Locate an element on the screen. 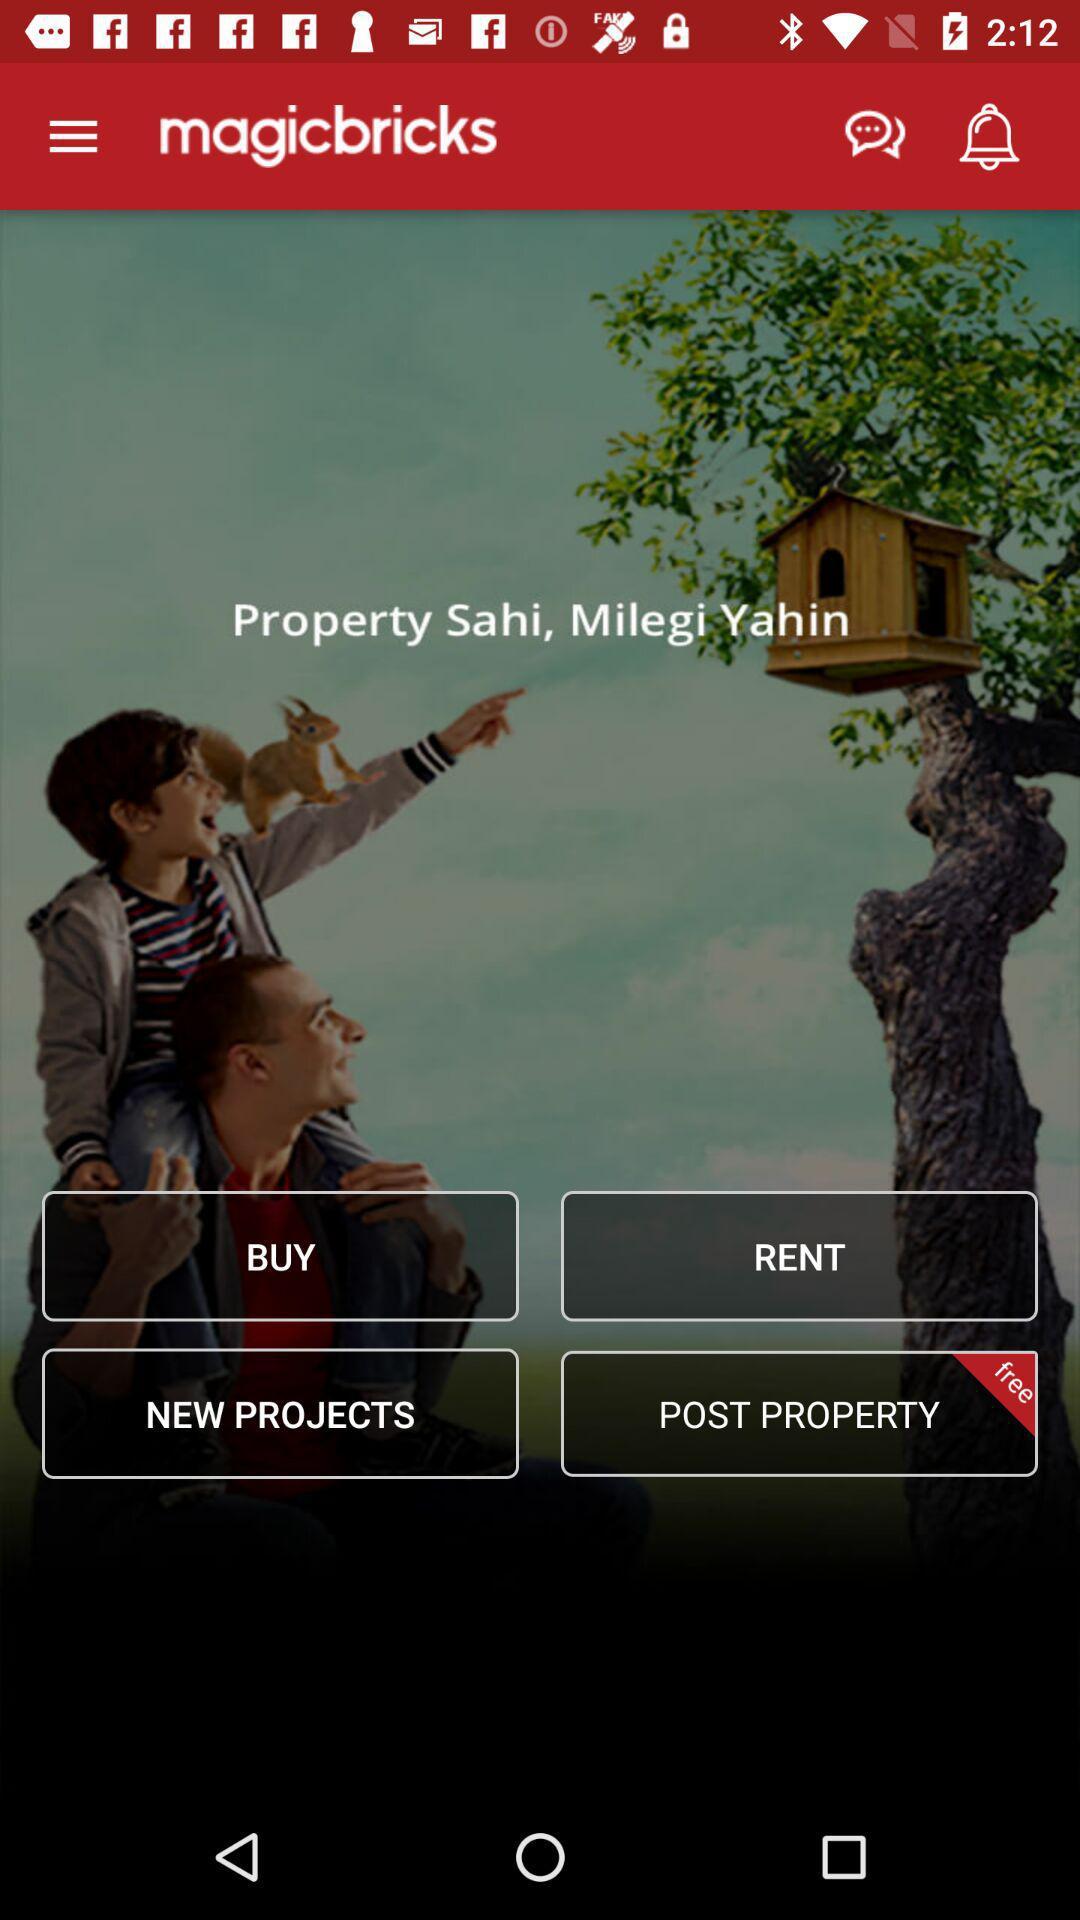 Image resolution: width=1080 pixels, height=1920 pixels. new projects is located at coordinates (280, 1412).